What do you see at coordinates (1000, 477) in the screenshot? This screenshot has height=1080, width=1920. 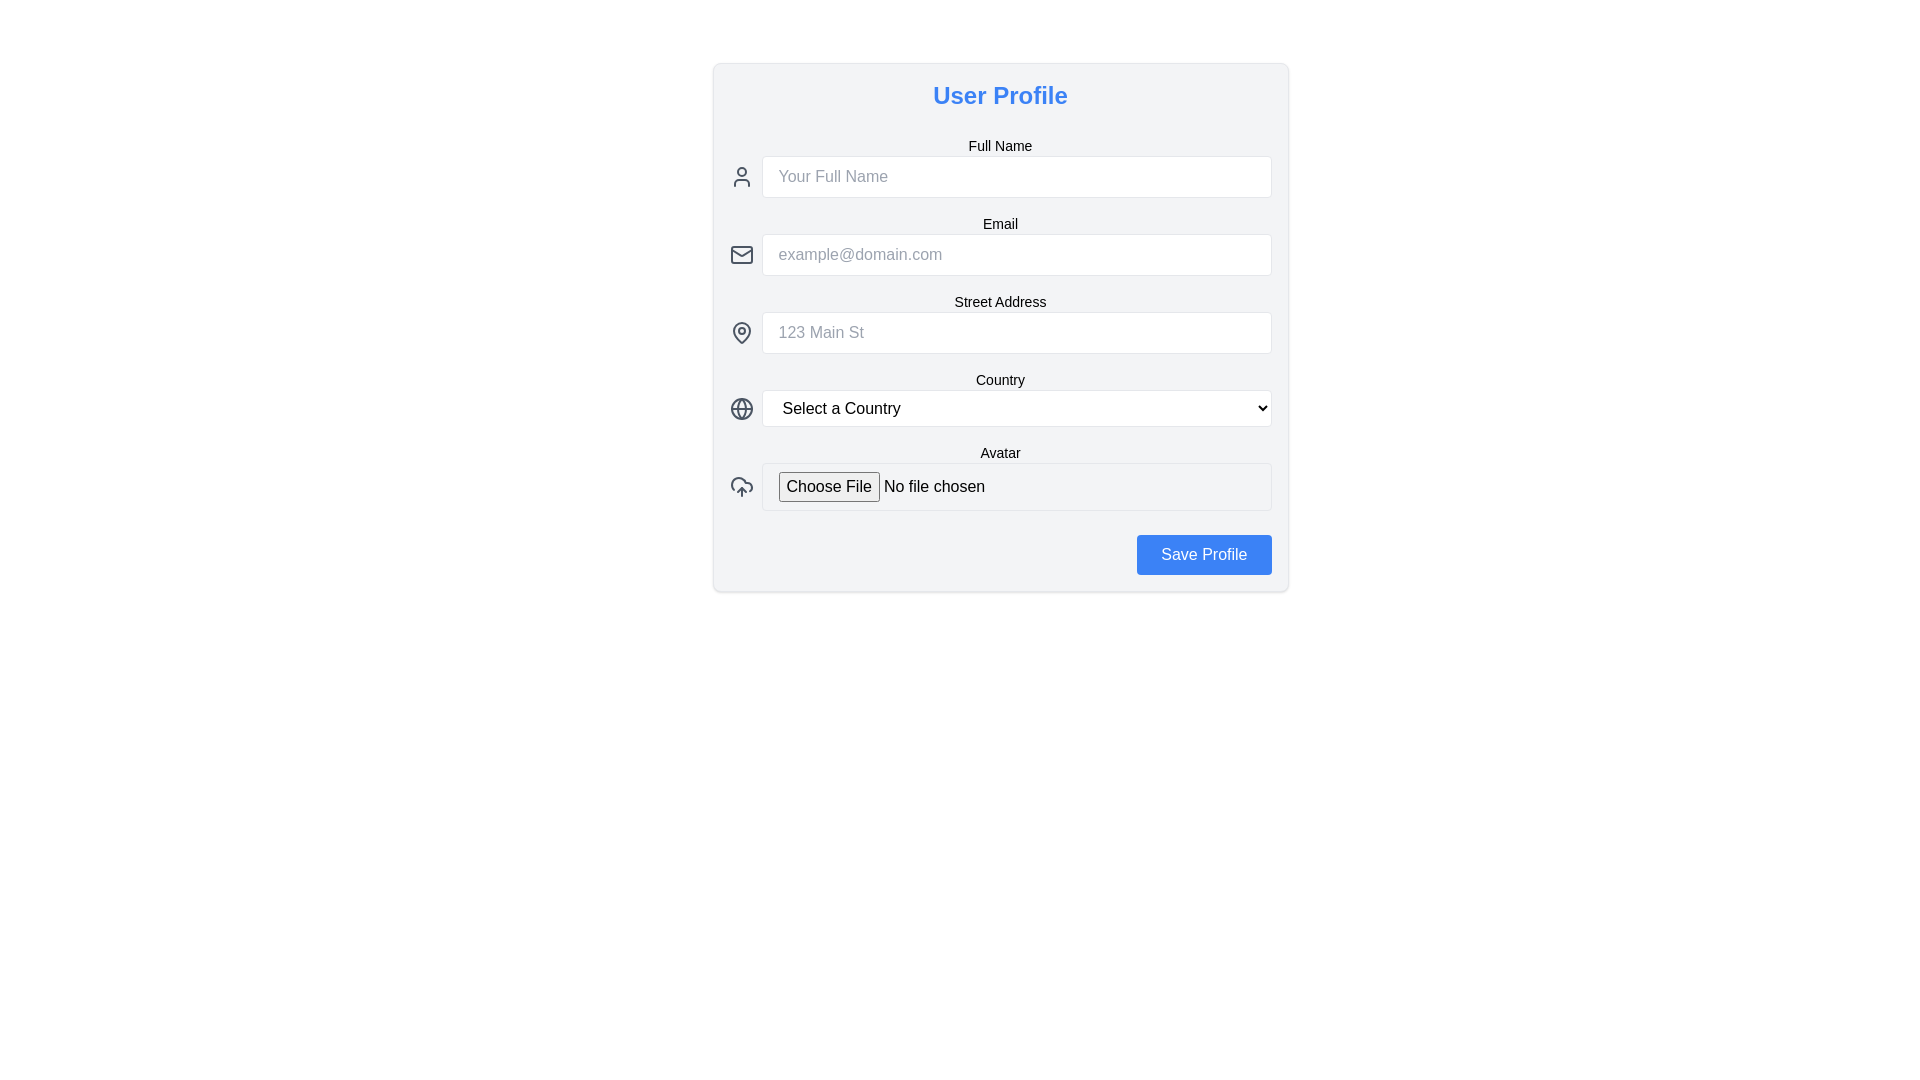 I see `the 'Choose File' input field in the 'Avatar' section` at bounding box center [1000, 477].